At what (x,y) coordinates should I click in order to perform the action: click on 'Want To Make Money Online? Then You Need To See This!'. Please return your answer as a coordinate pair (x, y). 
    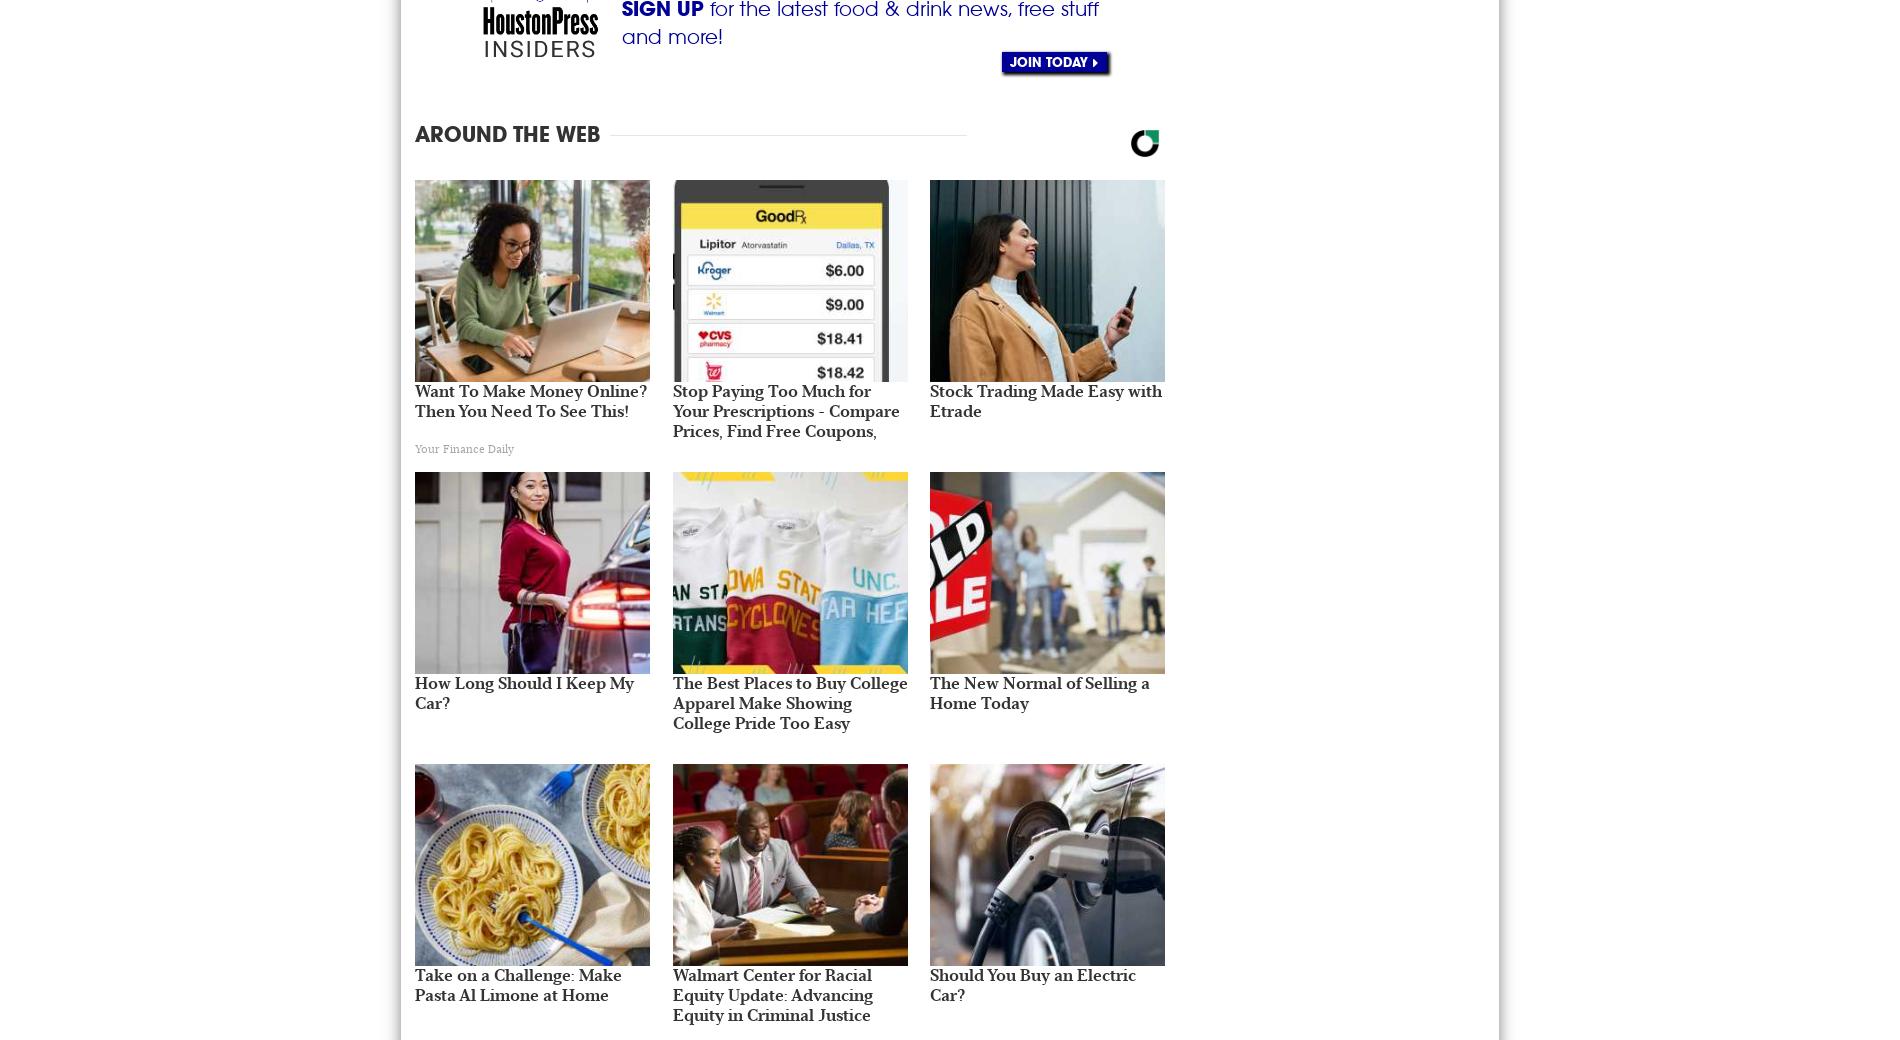
    Looking at the image, I should click on (413, 400).